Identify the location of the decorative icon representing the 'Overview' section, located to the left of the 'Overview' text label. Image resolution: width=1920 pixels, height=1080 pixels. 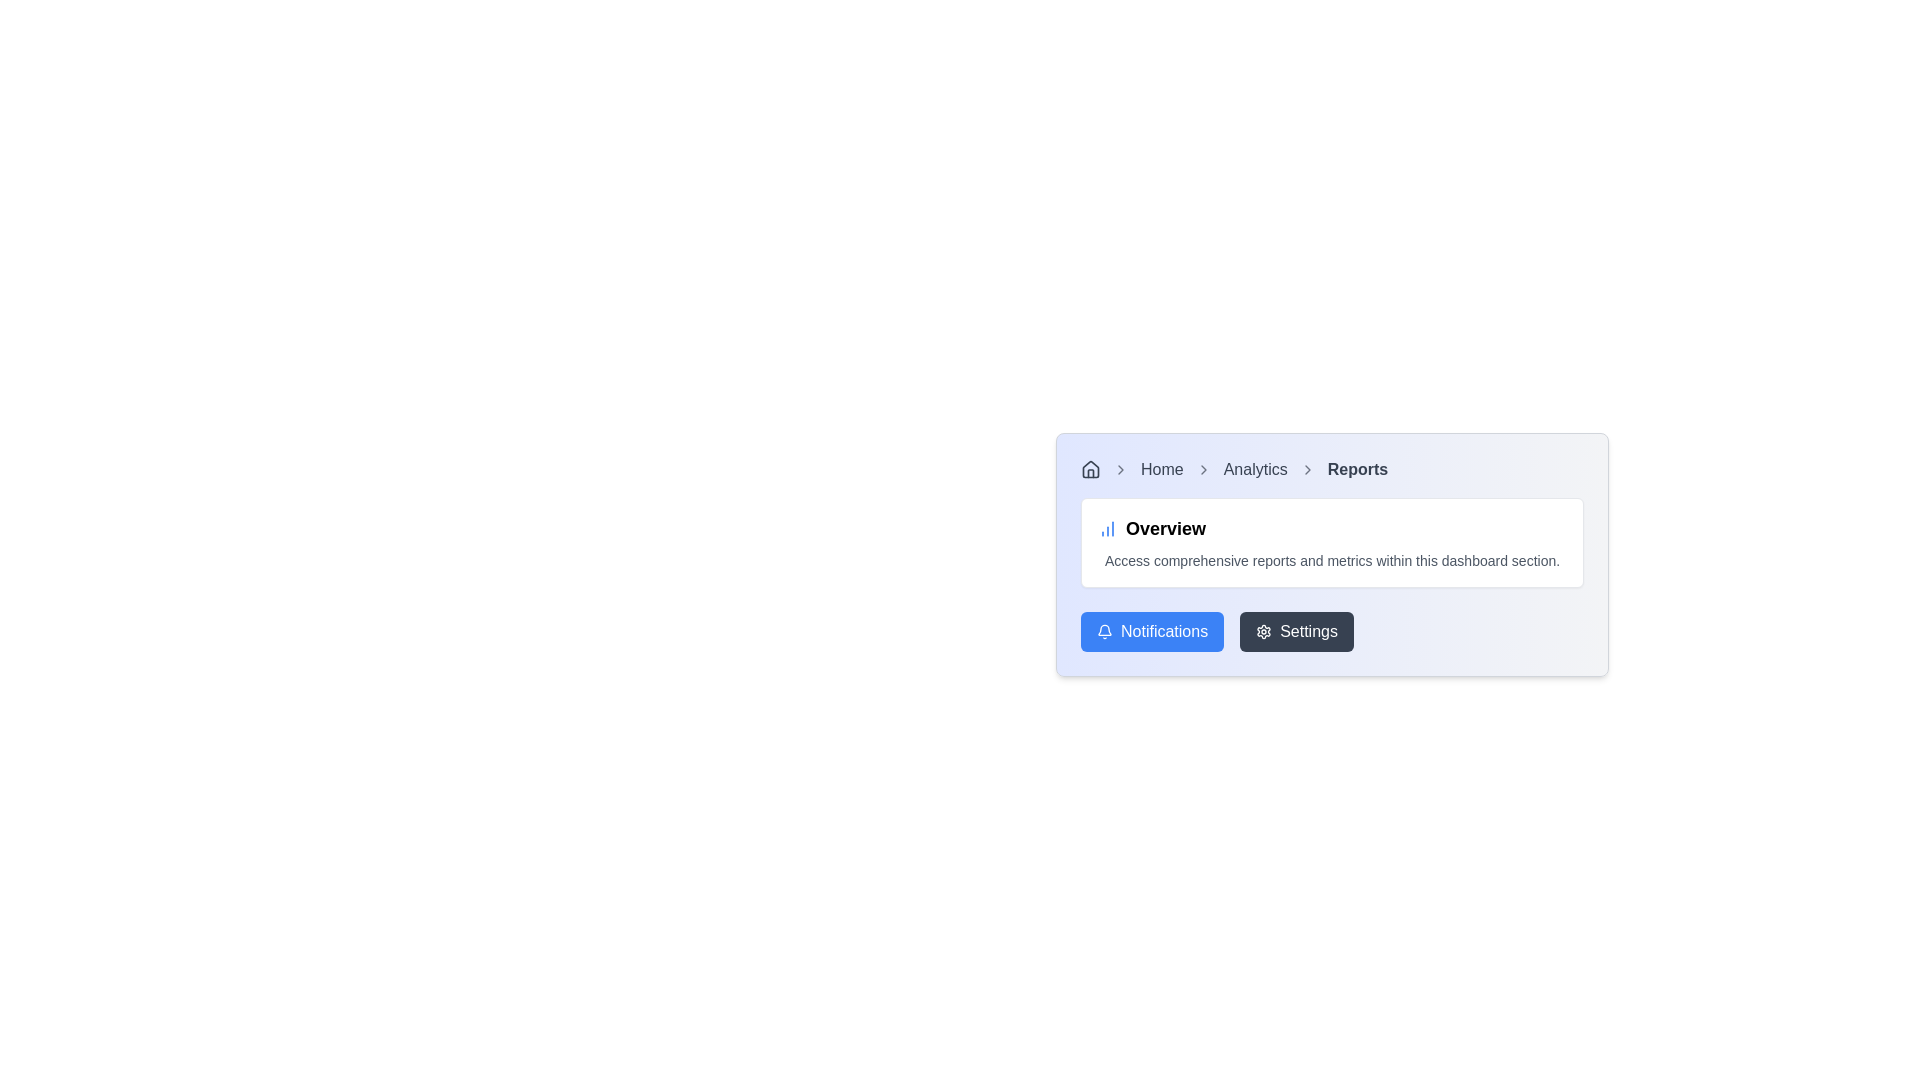
(1107, 527).